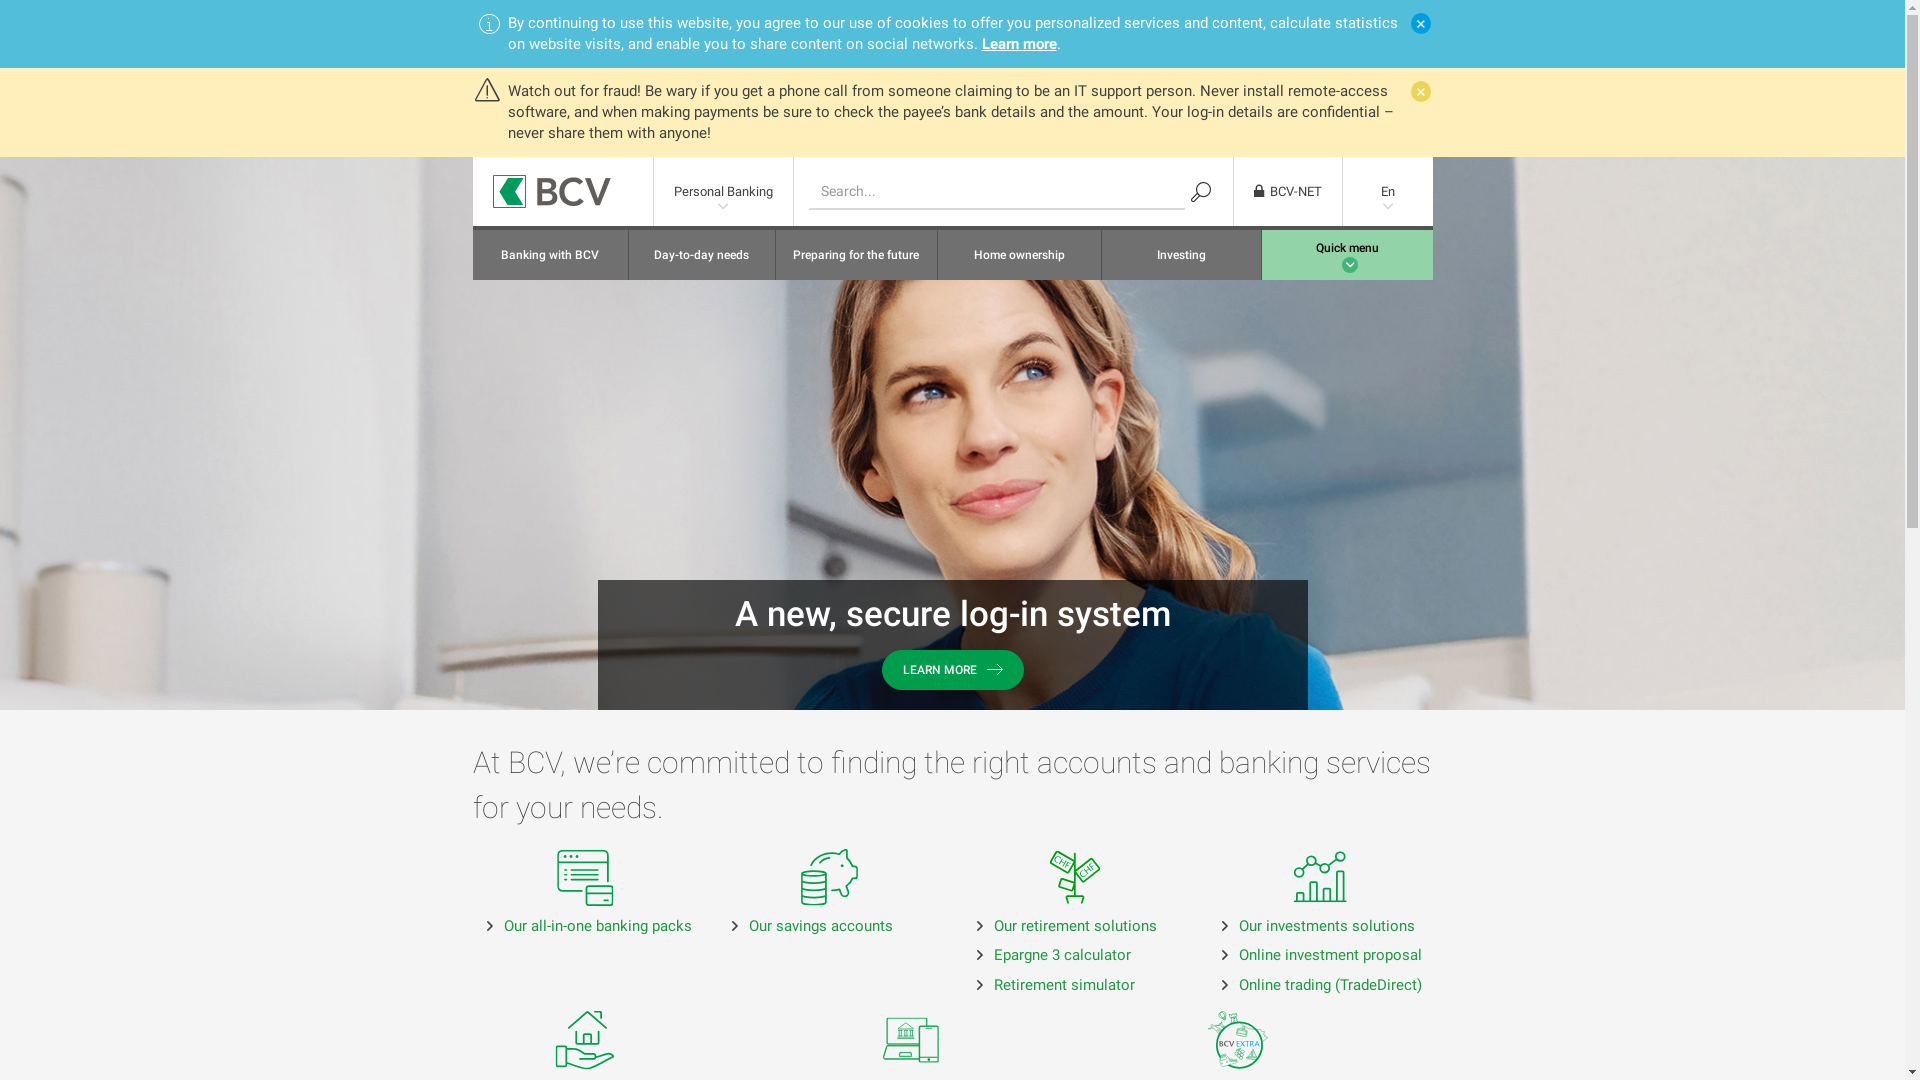  Describe the element at coordinates (1101, 253) in the screenshot. I see `'Investing'` at that location.